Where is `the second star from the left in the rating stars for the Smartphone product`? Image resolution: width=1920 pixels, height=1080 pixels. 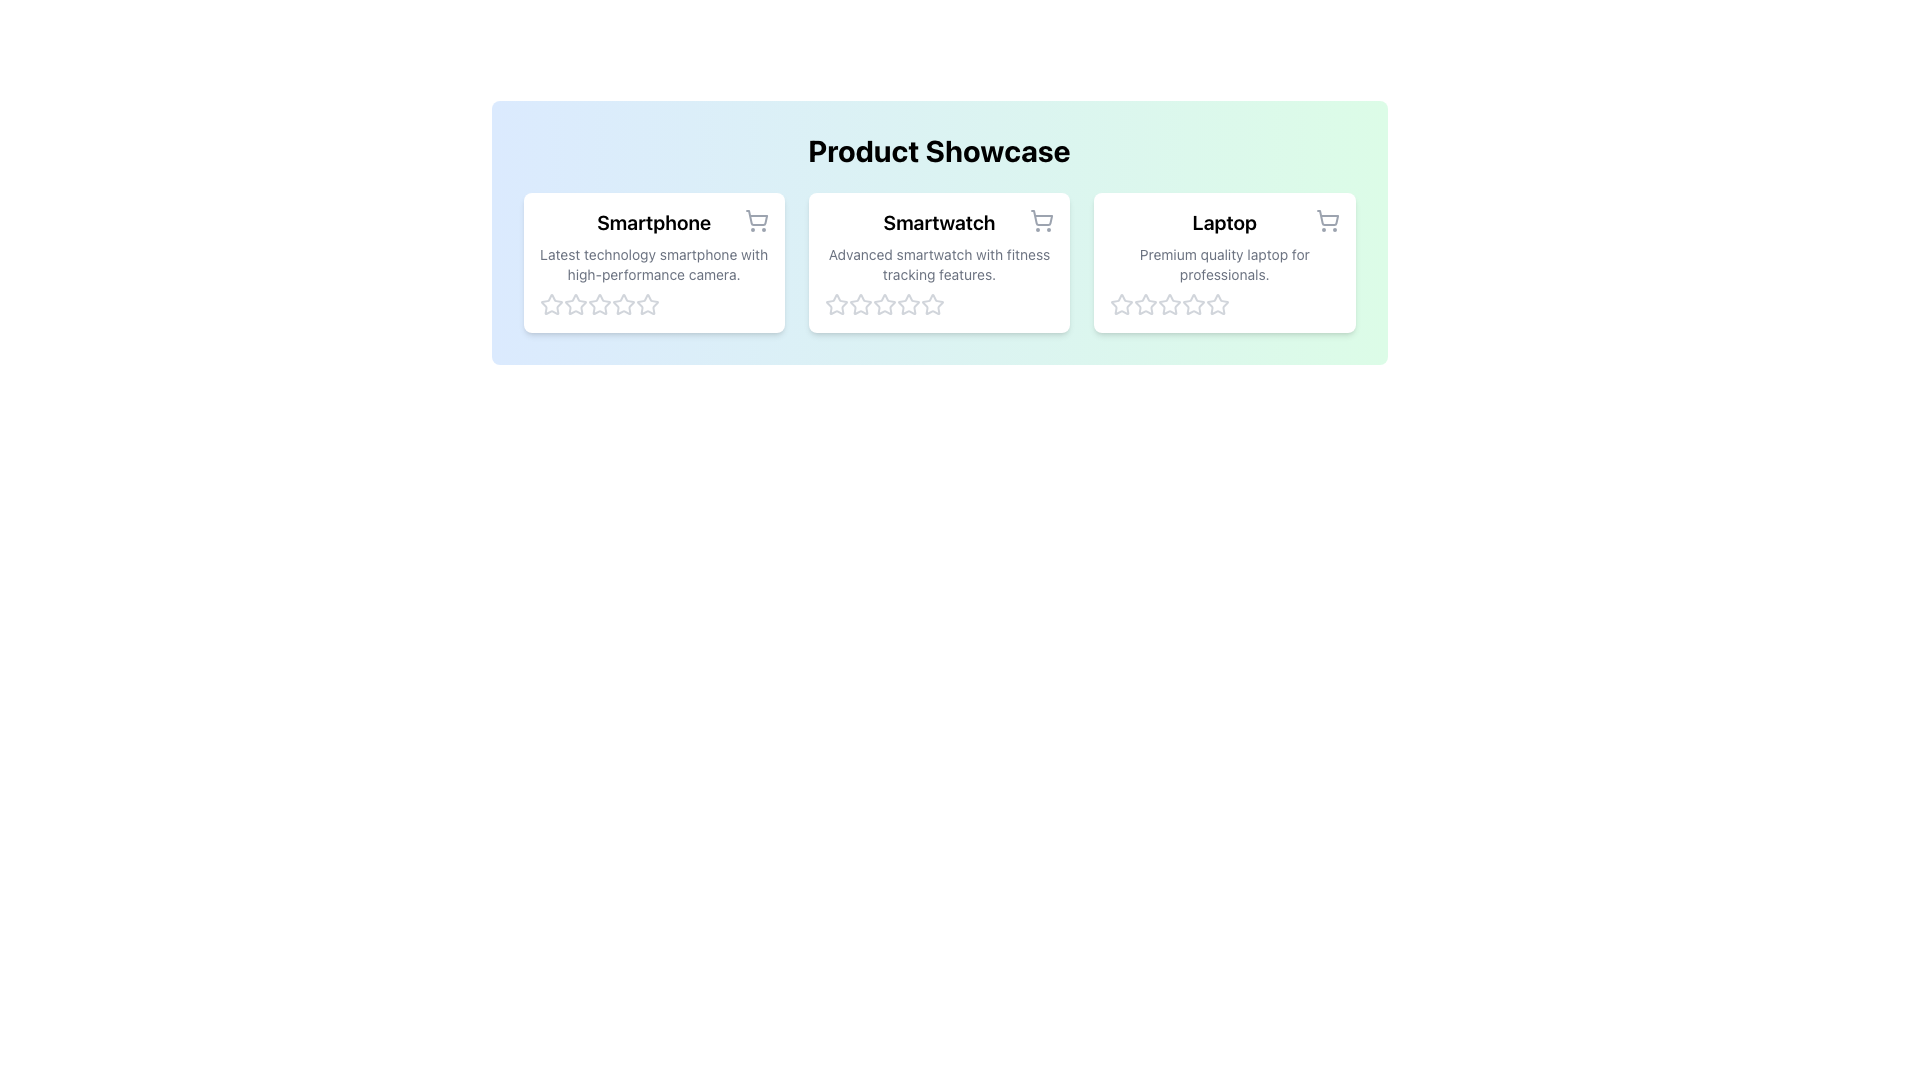
the second star from the left in the rating stars for the Smartphone product is located at coordinates (574, 304).